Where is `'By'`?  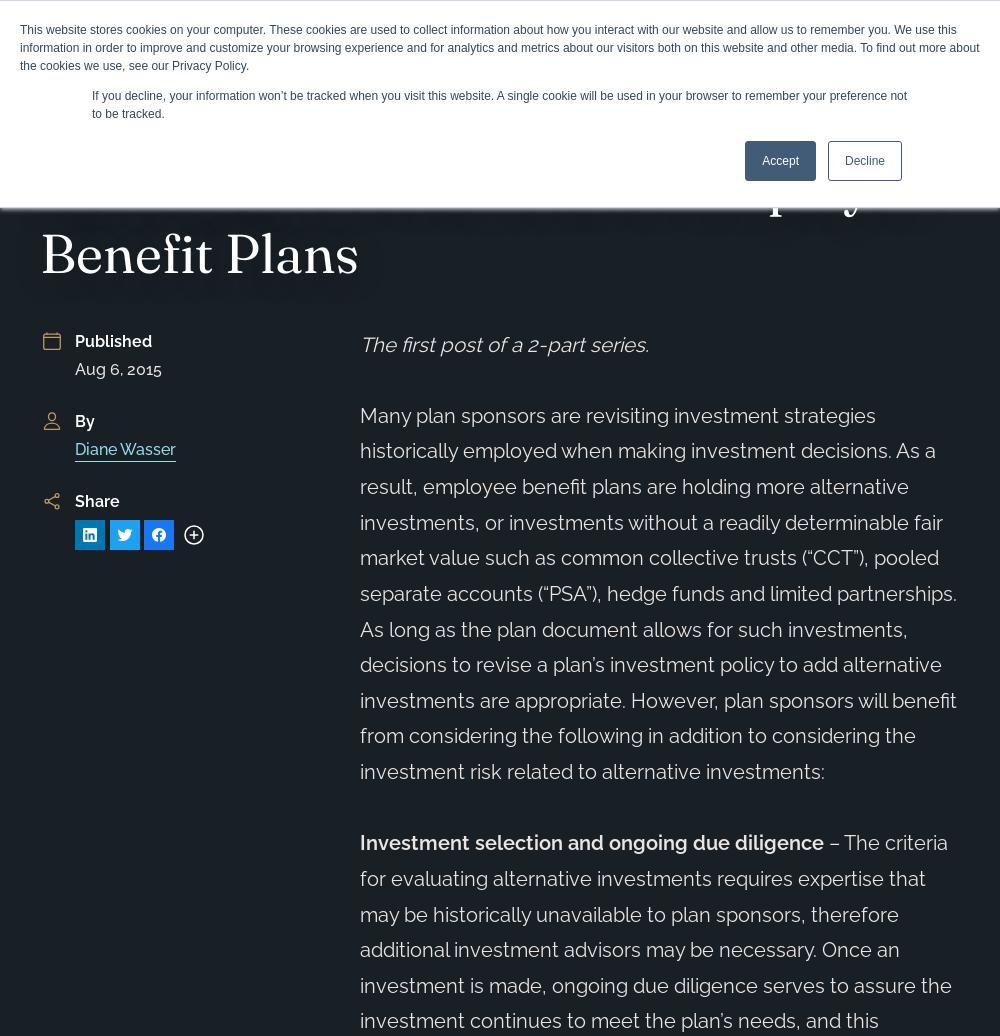
'By' is located at coordinates (83, 420).